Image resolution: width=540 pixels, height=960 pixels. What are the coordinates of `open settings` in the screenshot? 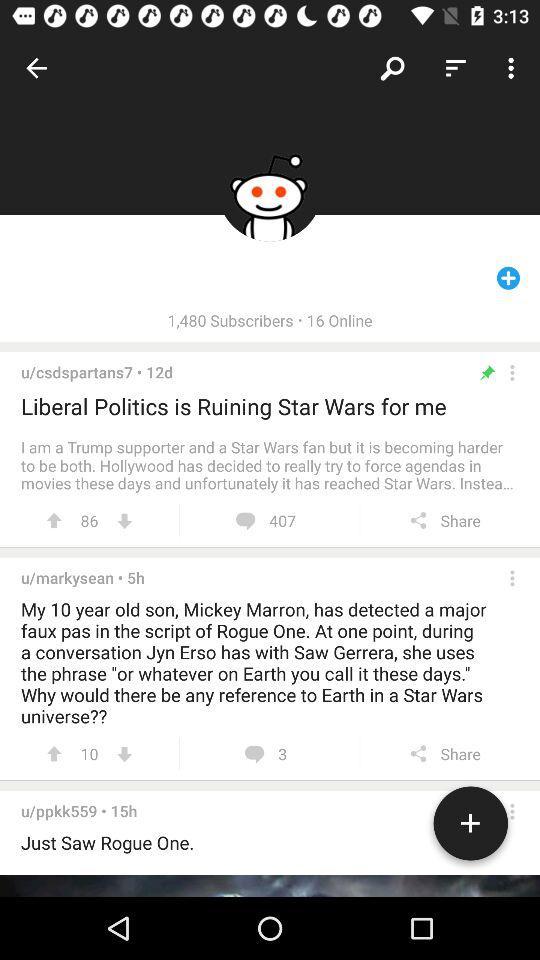 It's located at (512, 578).